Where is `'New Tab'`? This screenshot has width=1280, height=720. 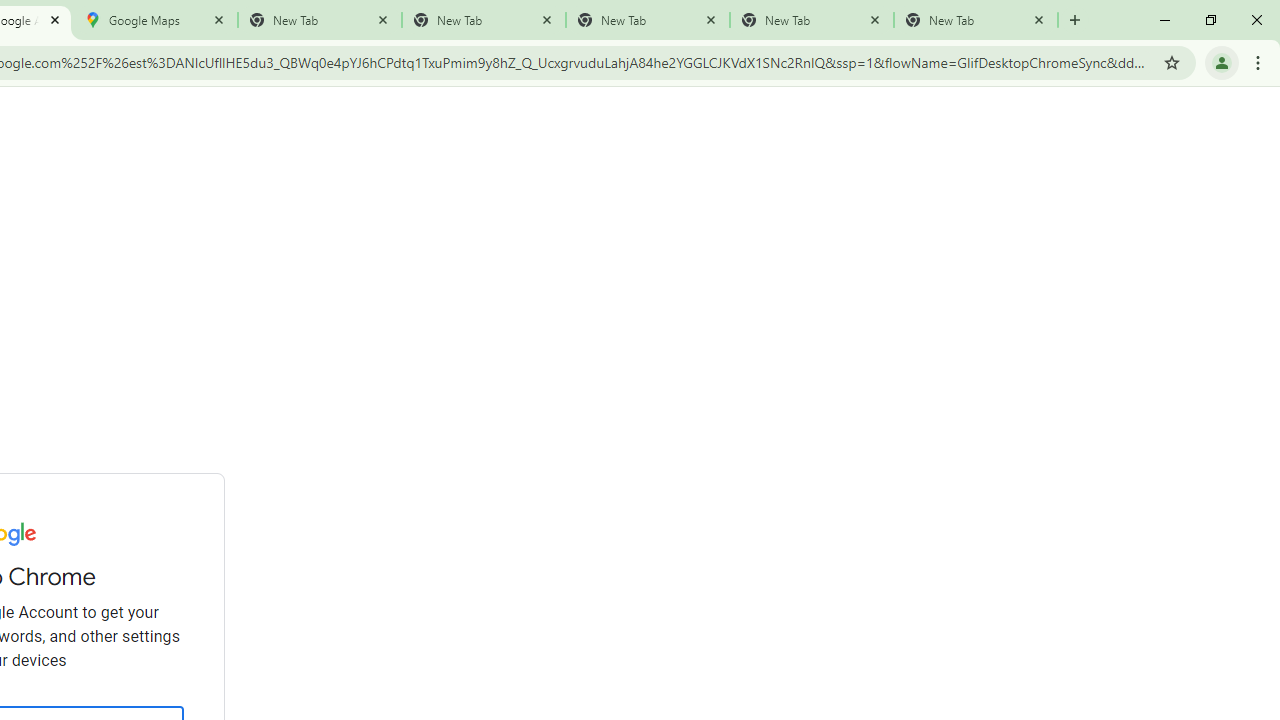
'New Tab' is located at coordinates (976, 20).